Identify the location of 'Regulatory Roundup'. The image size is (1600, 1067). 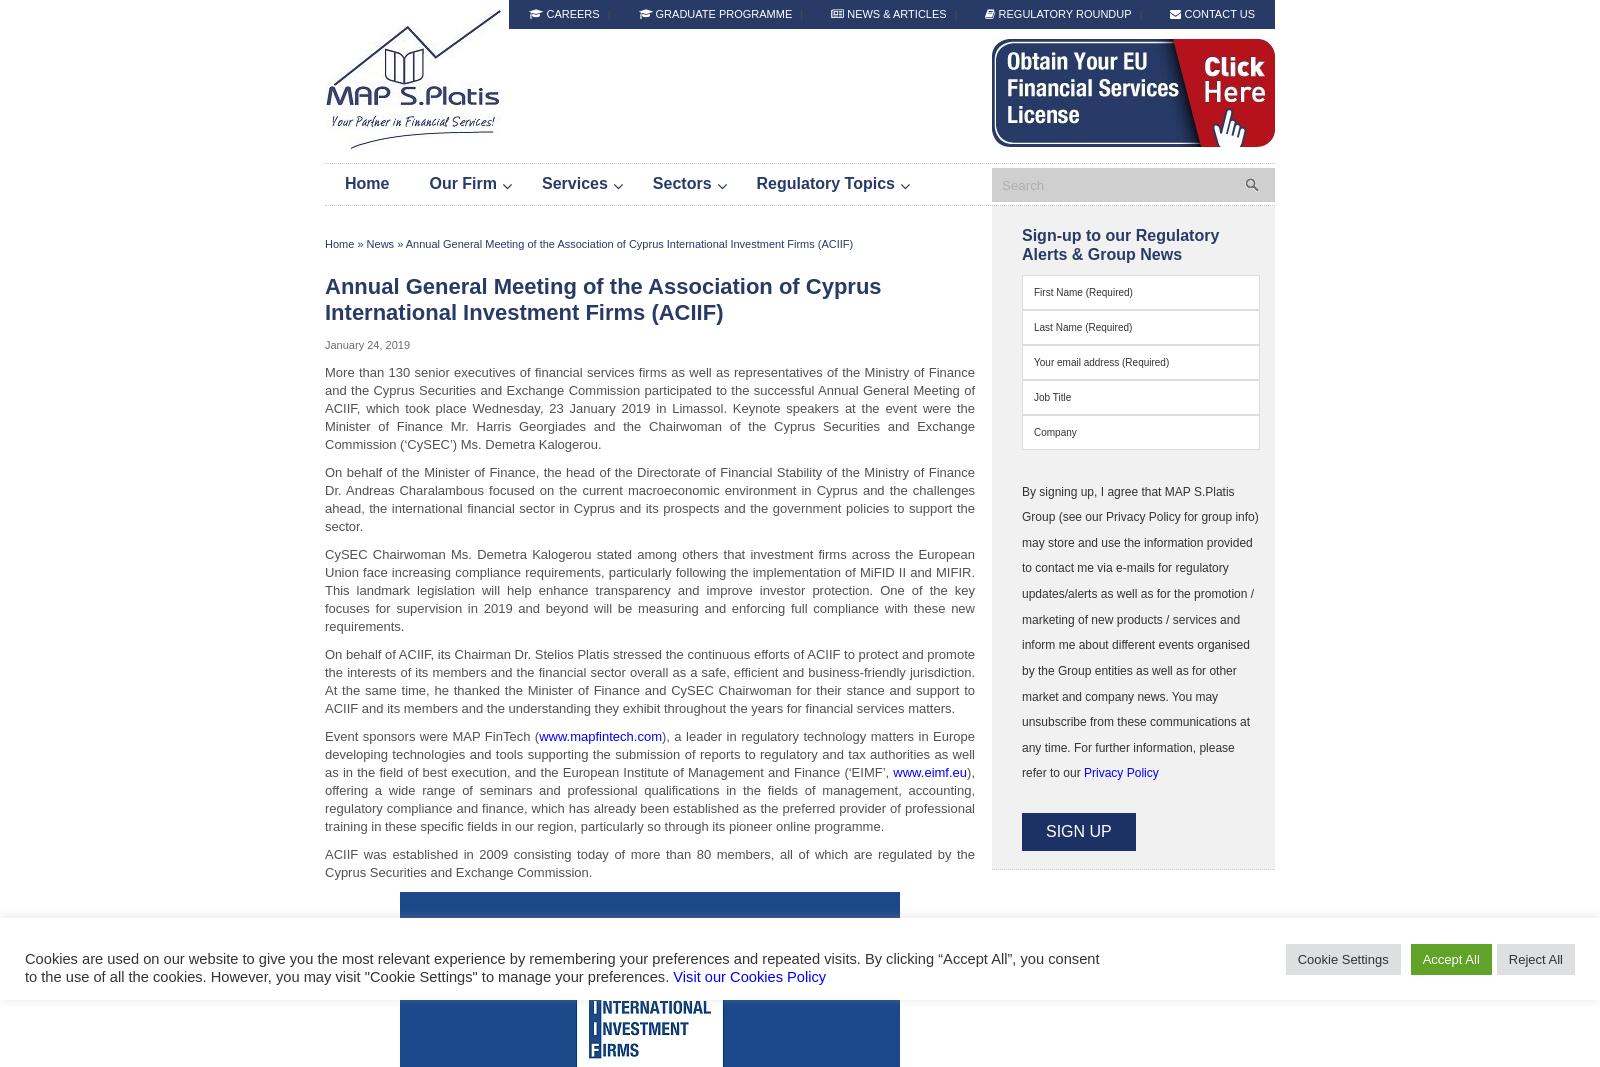
(1063, 12).